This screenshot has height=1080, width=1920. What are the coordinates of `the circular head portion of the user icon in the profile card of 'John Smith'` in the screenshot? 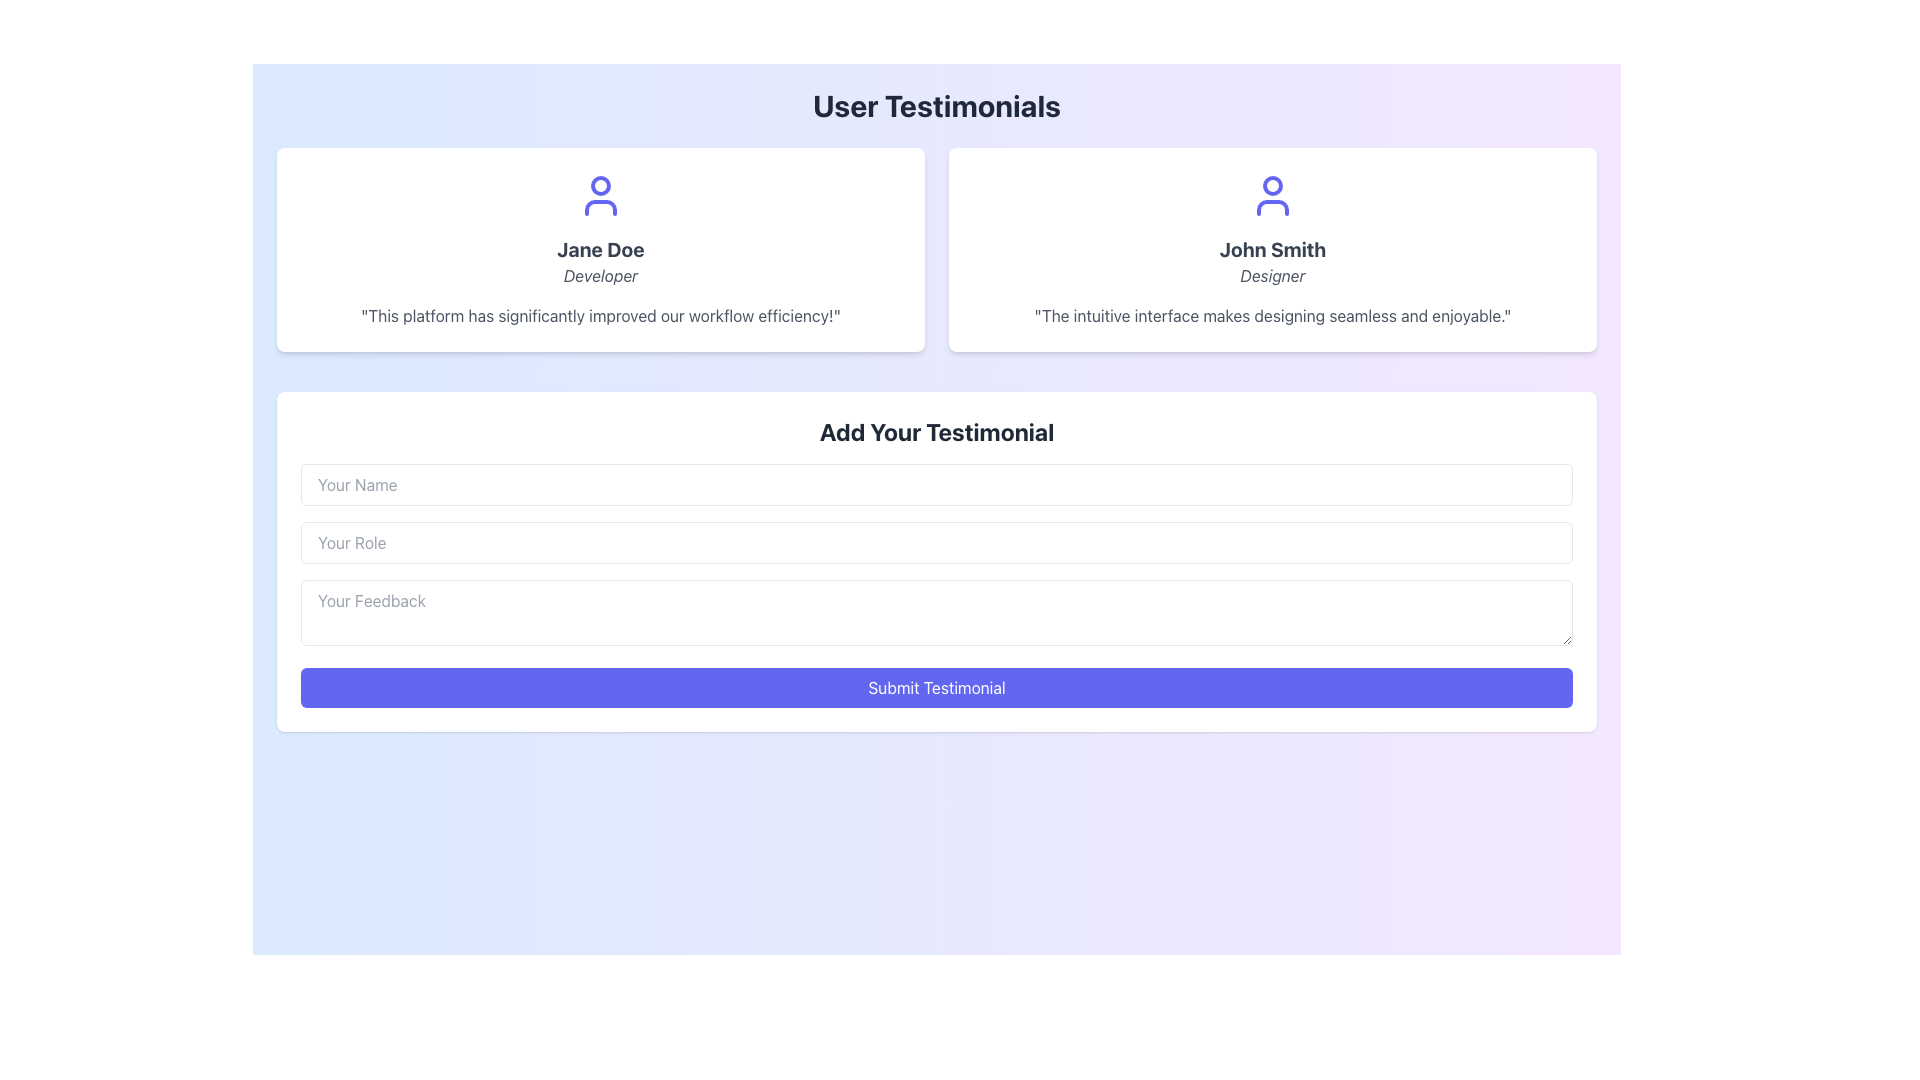 It's located at (1271, 185).